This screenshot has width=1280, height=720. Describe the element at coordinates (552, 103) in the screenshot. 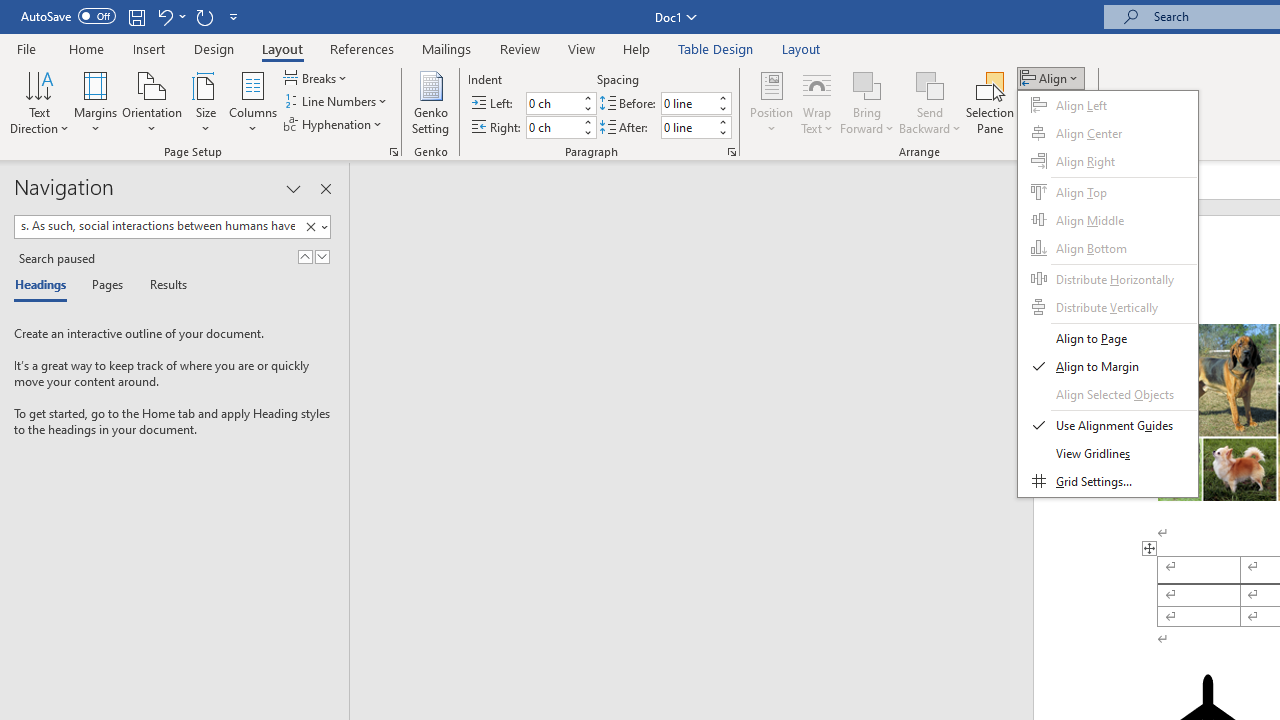

I see `'Indent Left'` at that location.